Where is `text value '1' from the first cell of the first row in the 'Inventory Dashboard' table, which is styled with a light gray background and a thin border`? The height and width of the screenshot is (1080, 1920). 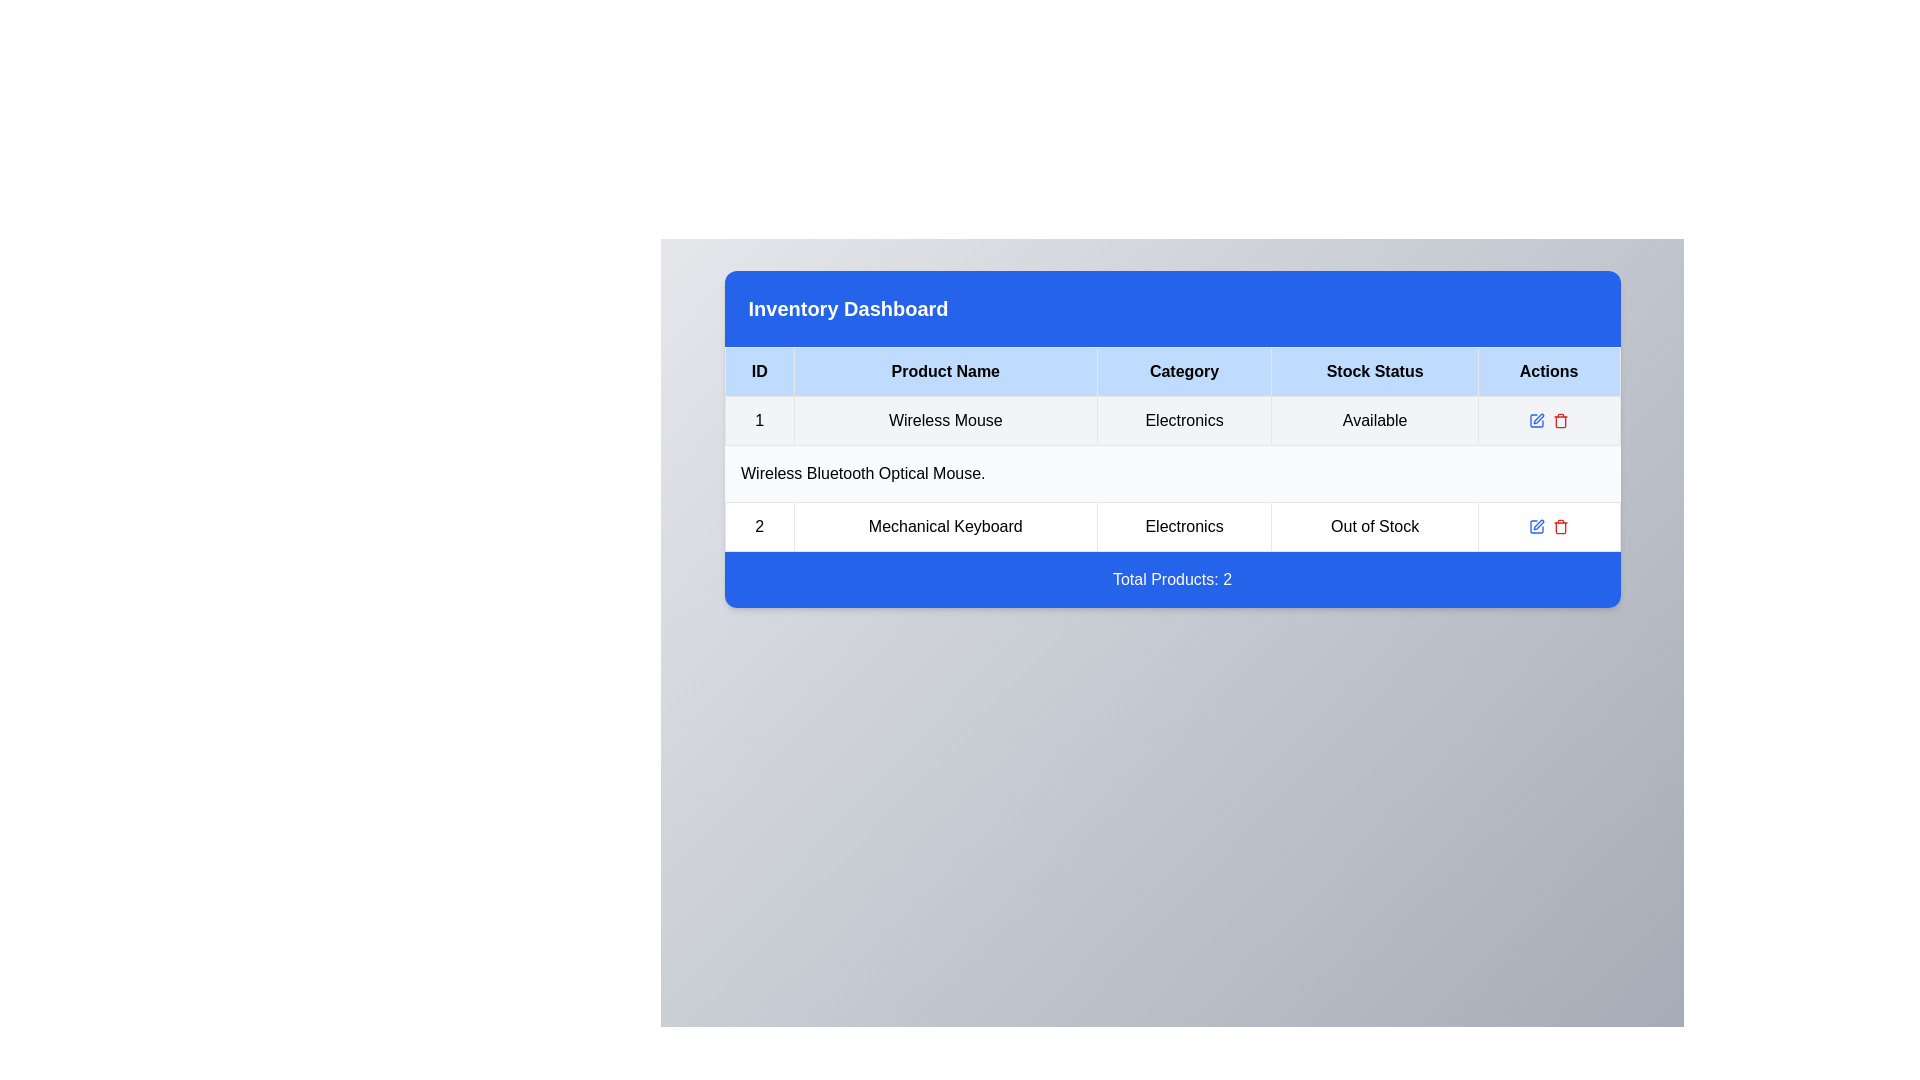
text value '1' from the first cell of the first row in the 'Inventory Dashboard' table, which is styled with a light gray background and a thin border is located at coordinates (758, 419).